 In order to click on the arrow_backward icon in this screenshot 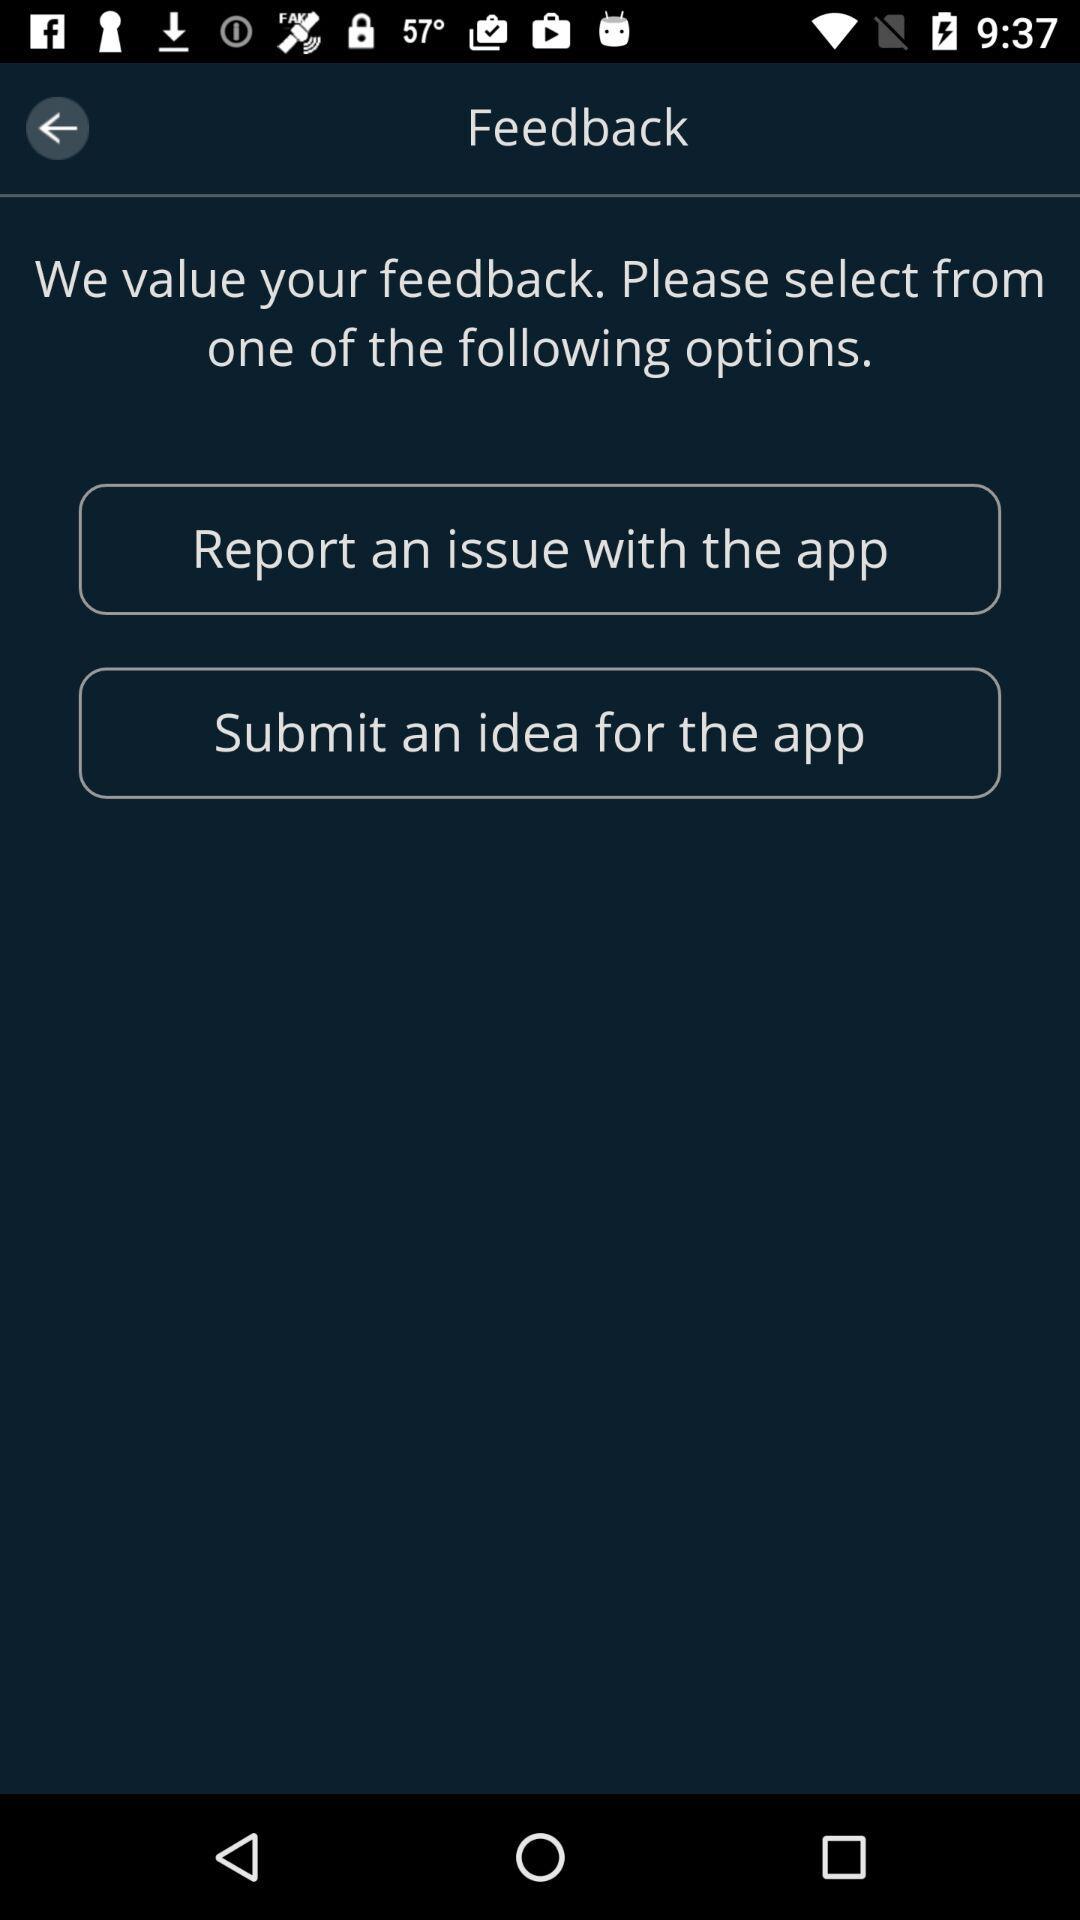, I will do `click(56, 127)`.